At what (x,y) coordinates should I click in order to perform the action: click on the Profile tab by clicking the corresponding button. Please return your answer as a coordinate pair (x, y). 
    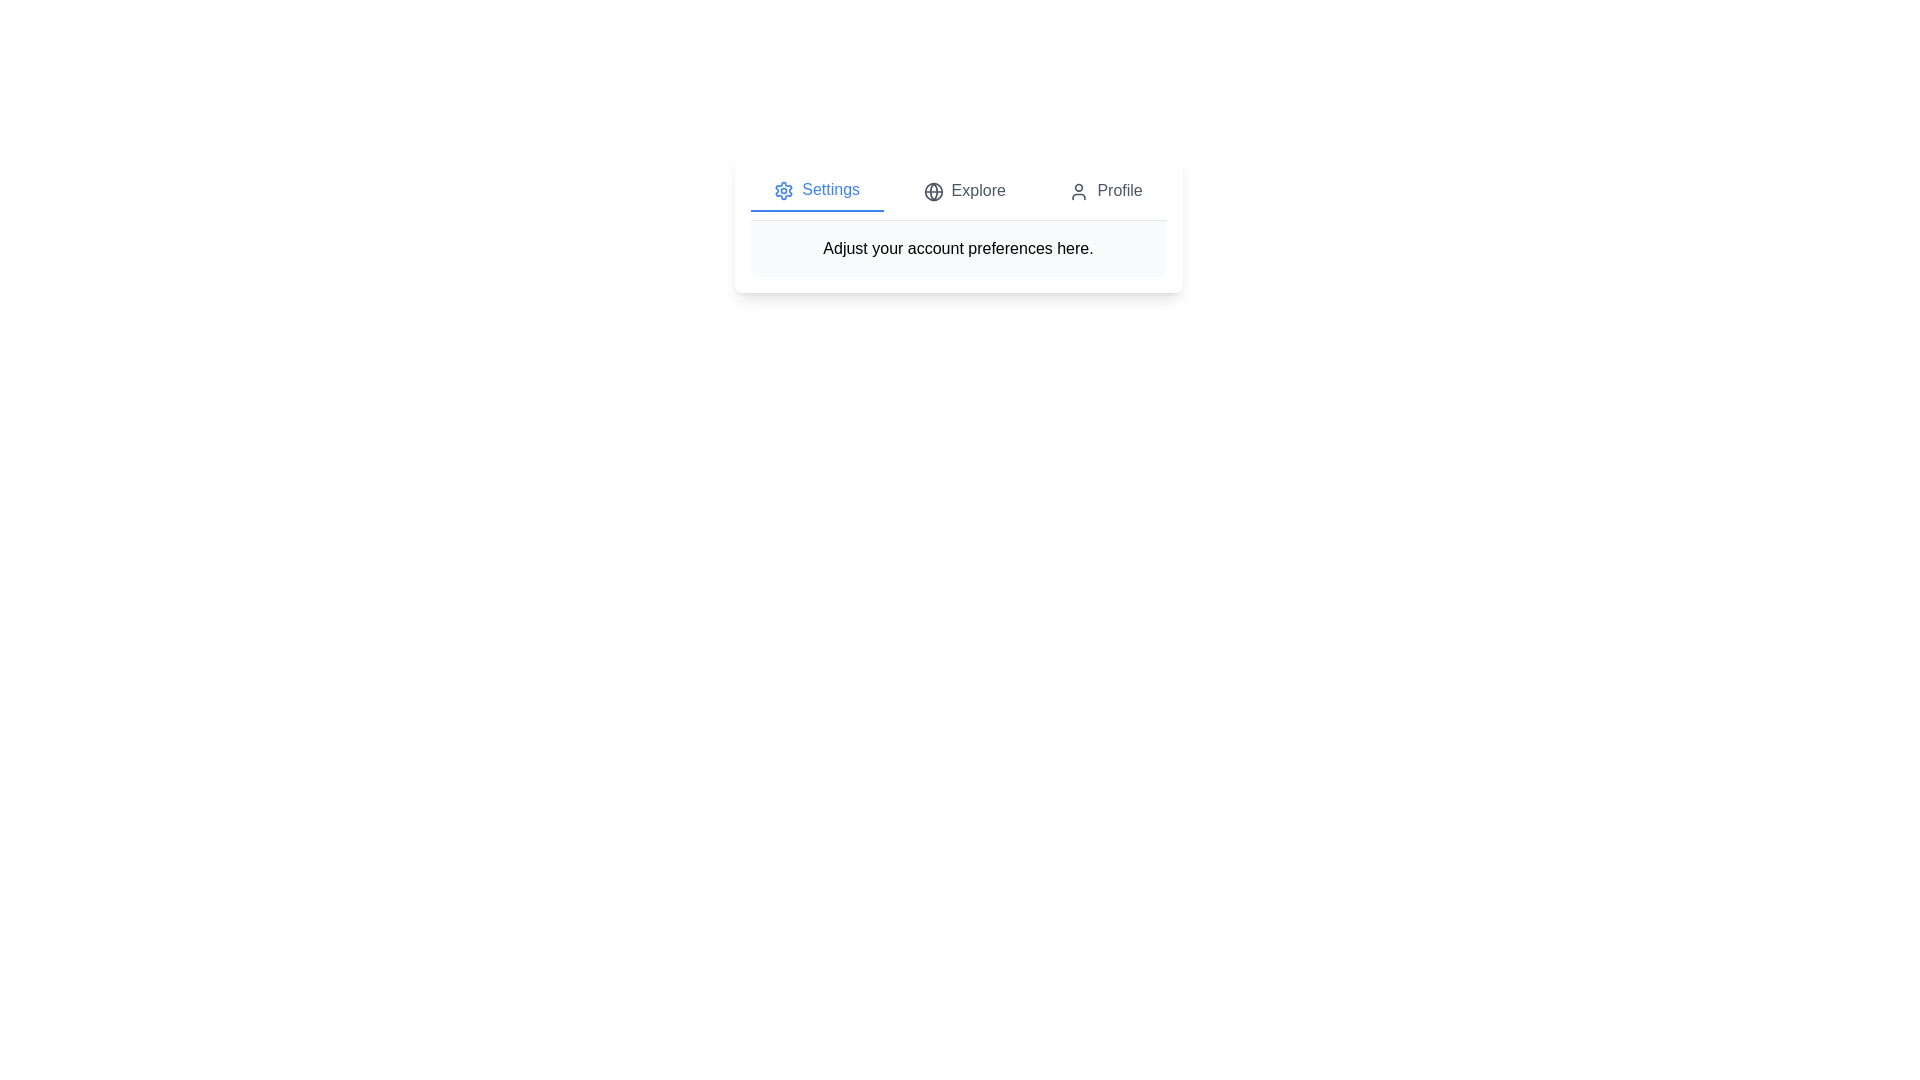
    Looking at the image, I should click on (1105, 191).